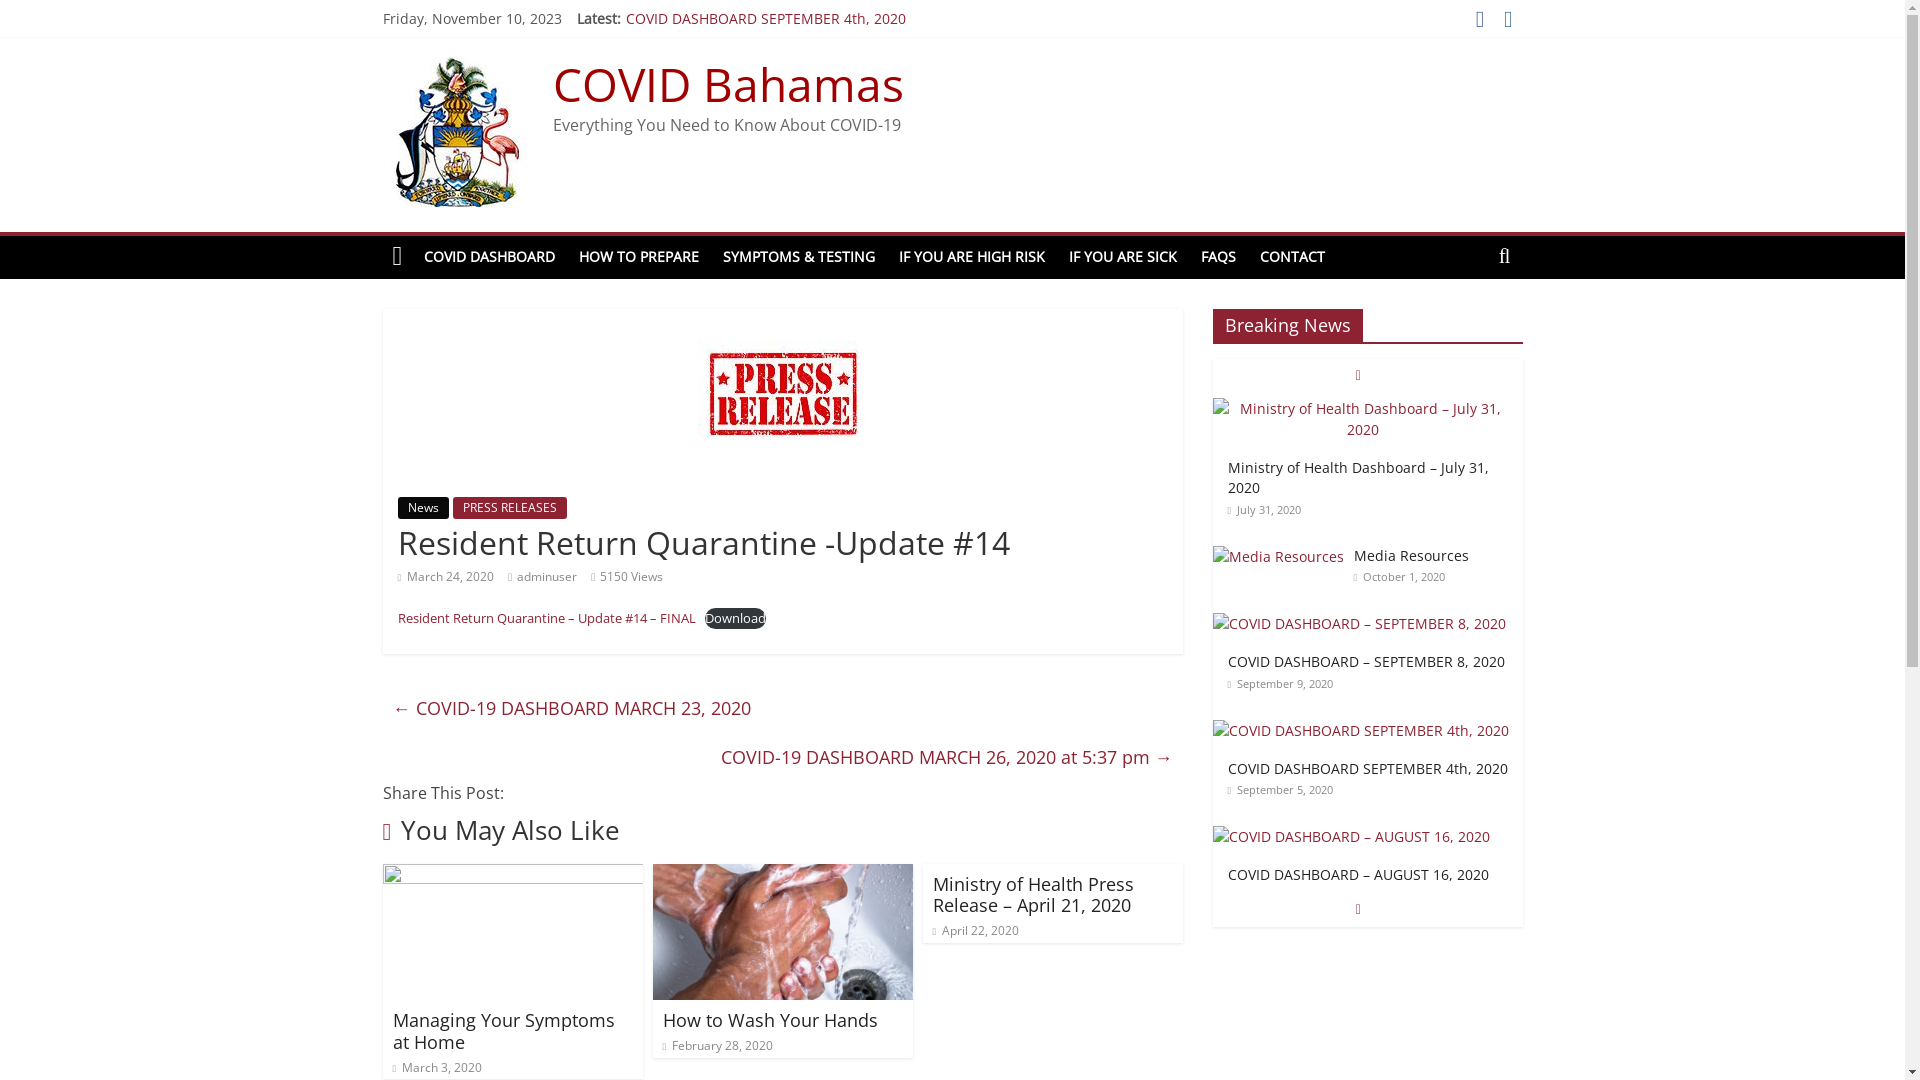 The width and height of the screenshot is (1920, 1080). I want to click on 'Media Resources', so click(1276, 556).